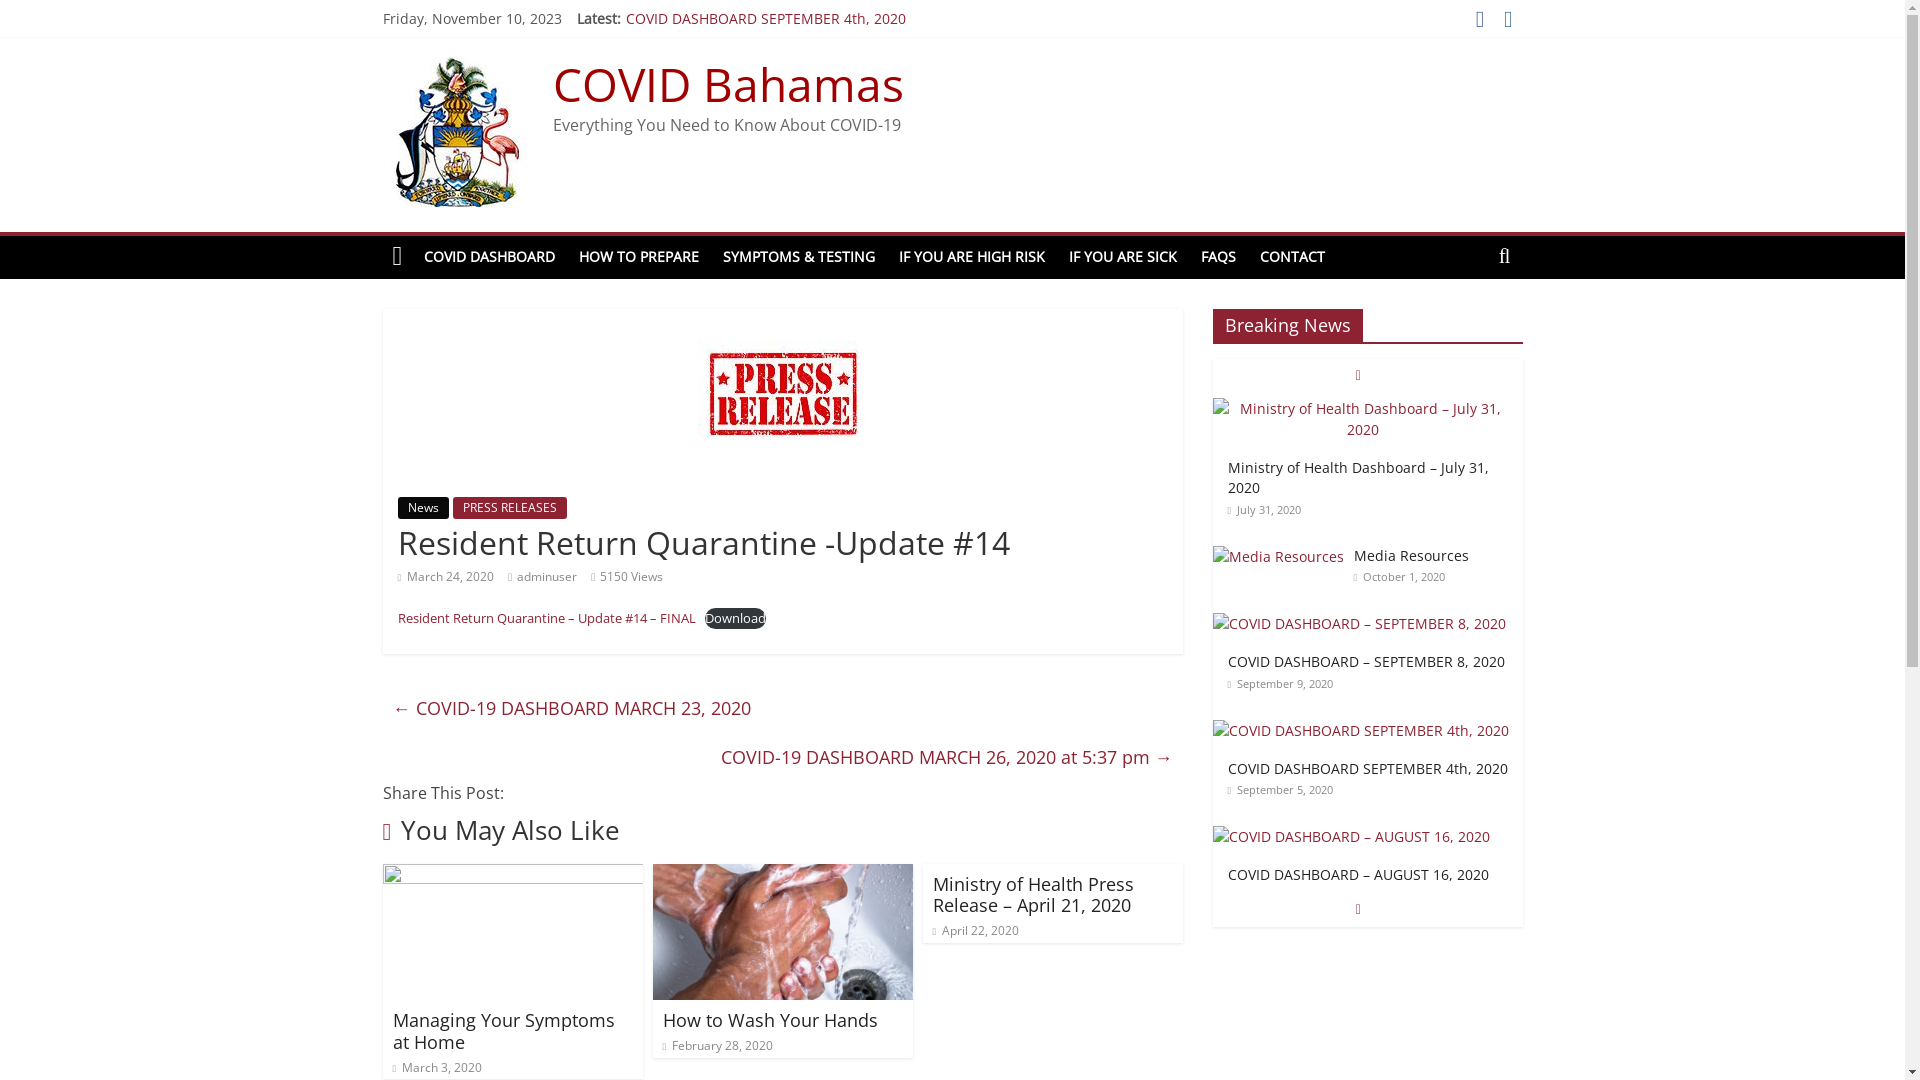 The width and height of the screenshot is (1920, 1080). I want to click on 'Media Resources', so click(1276, 556).